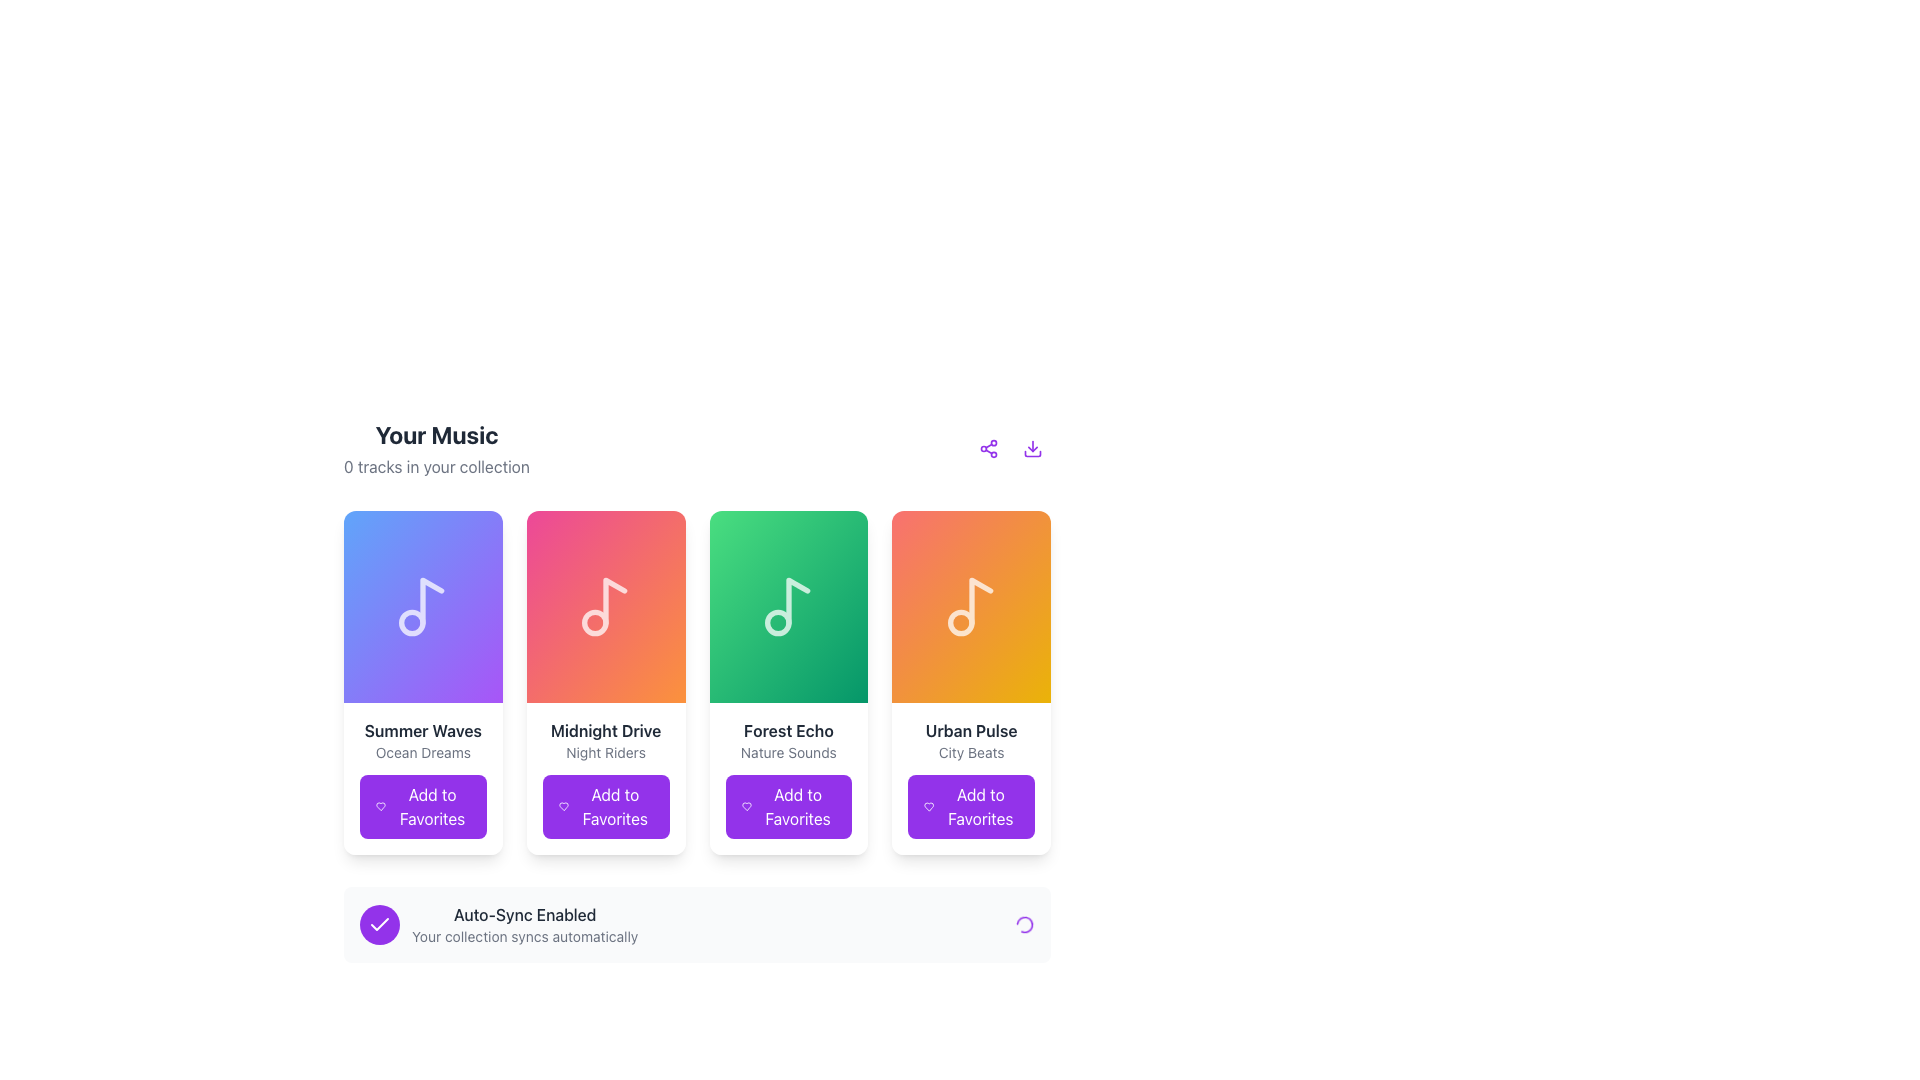 This screenshot has height=1080, width=1920. Describe the element at coordinates (988, 447) in the screenshot. I see `the share button located in the top-right corner of the main content area, positioned to the left of the download icon button` at that location.